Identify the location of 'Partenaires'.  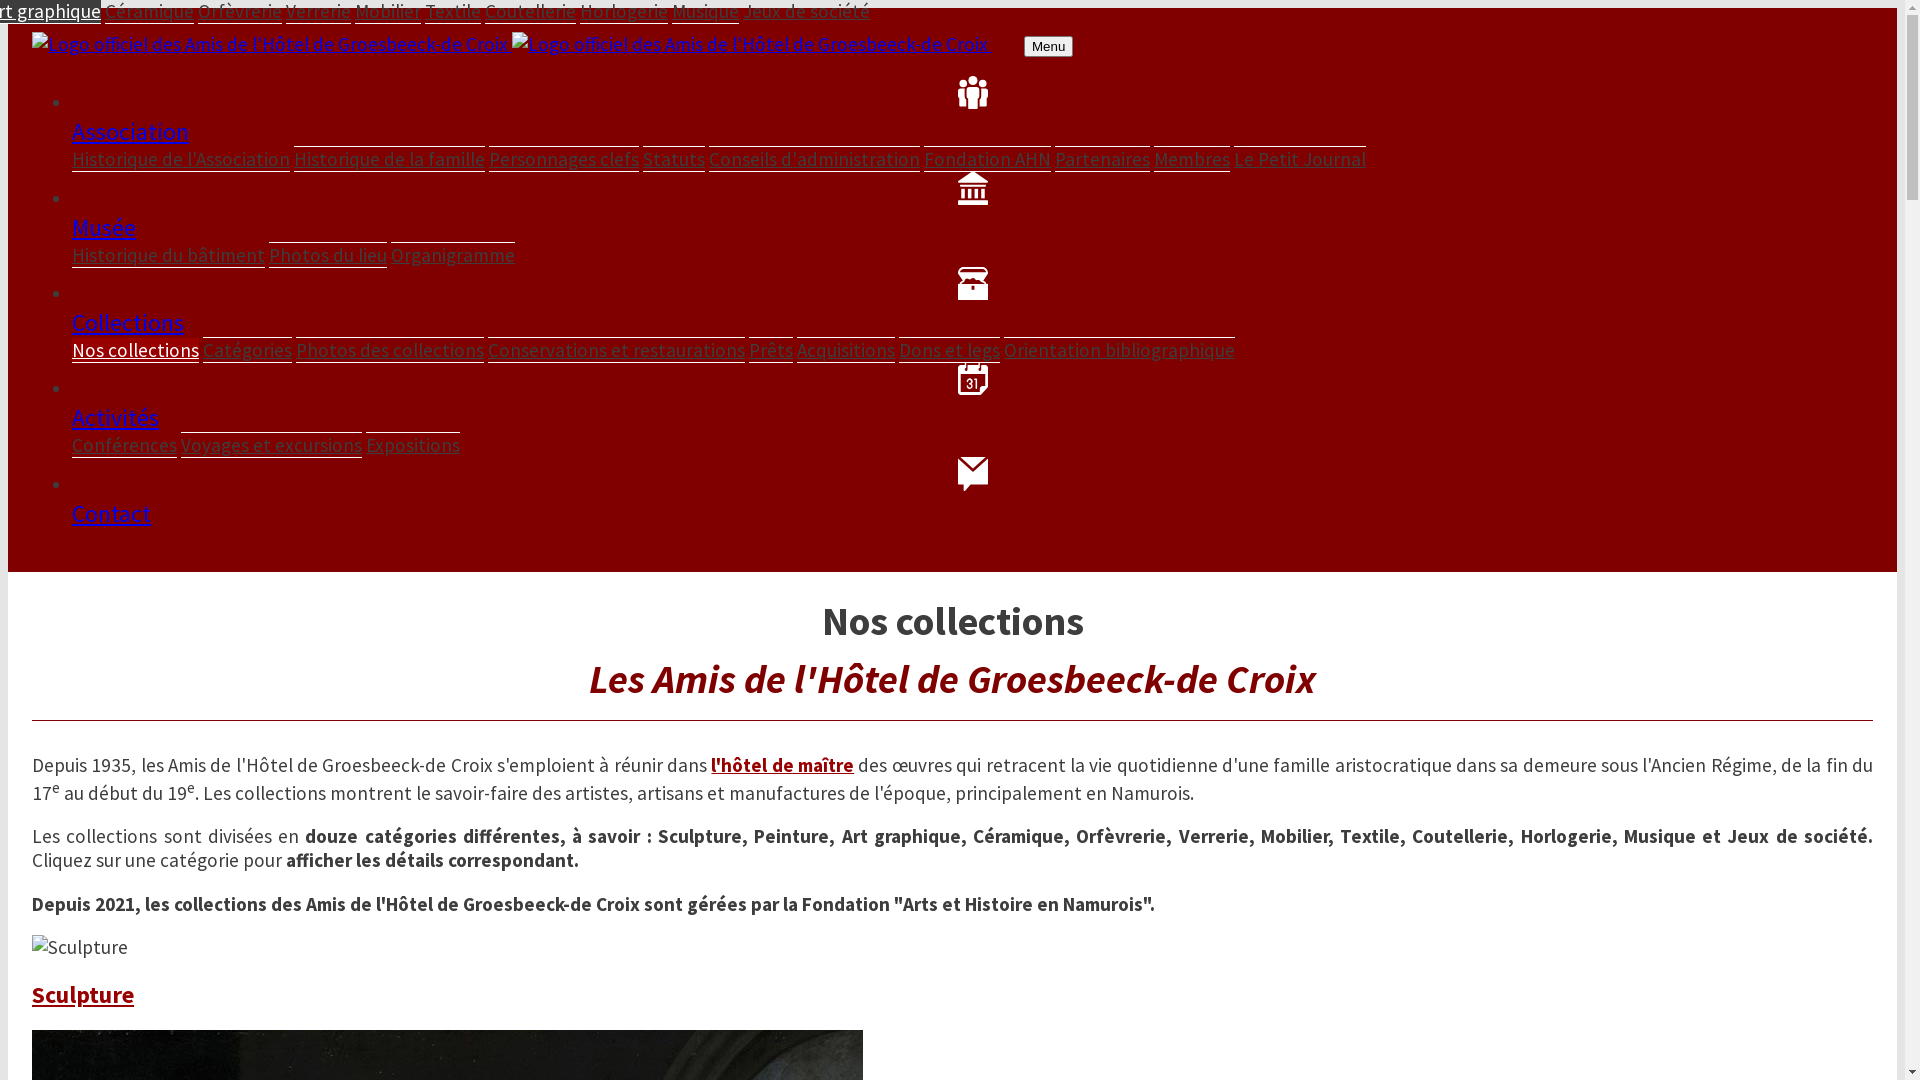
(1054, 157).